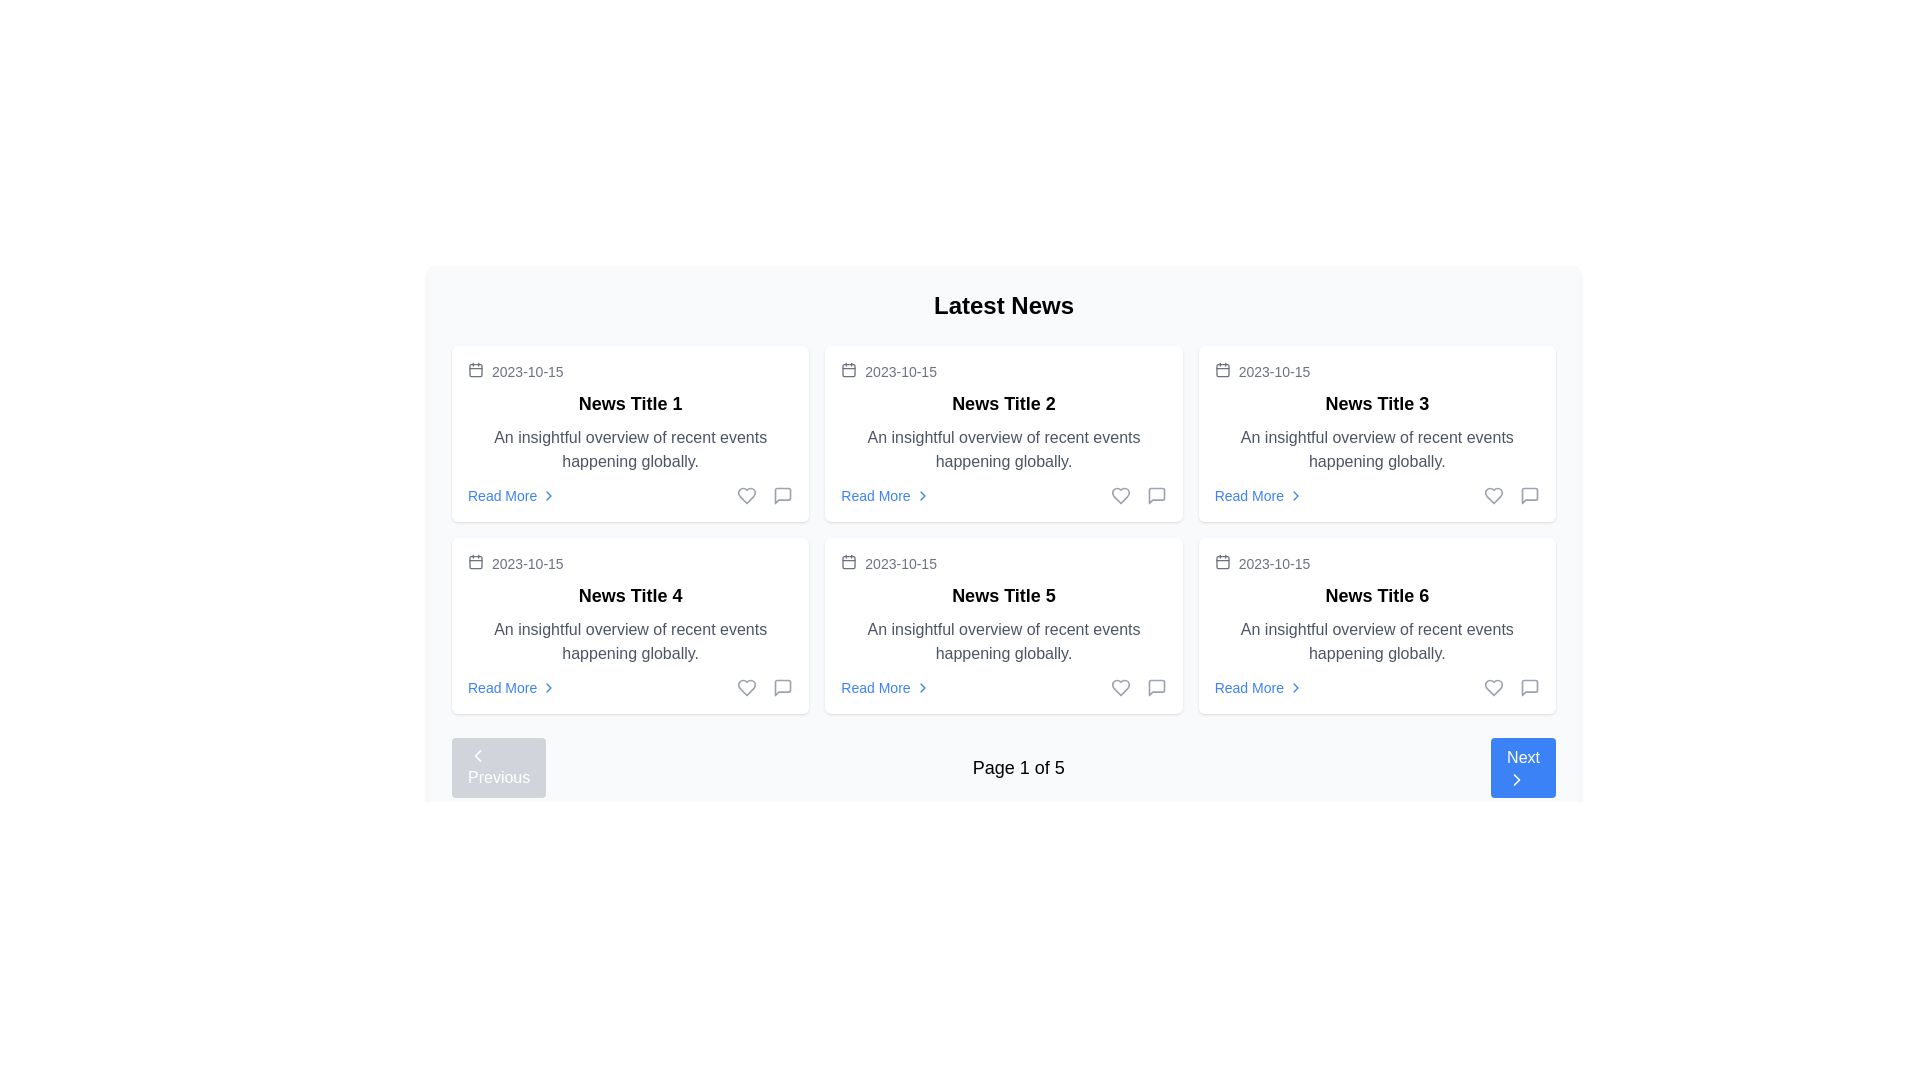  What do you see at coordinates (527, 563) in the screenshot?
I see `the static text label displaying the date associated with the news item, located in the second row, first column under the 'Latest News' section, to the left of 'News Title 4'` at bounding box center [527, 563].